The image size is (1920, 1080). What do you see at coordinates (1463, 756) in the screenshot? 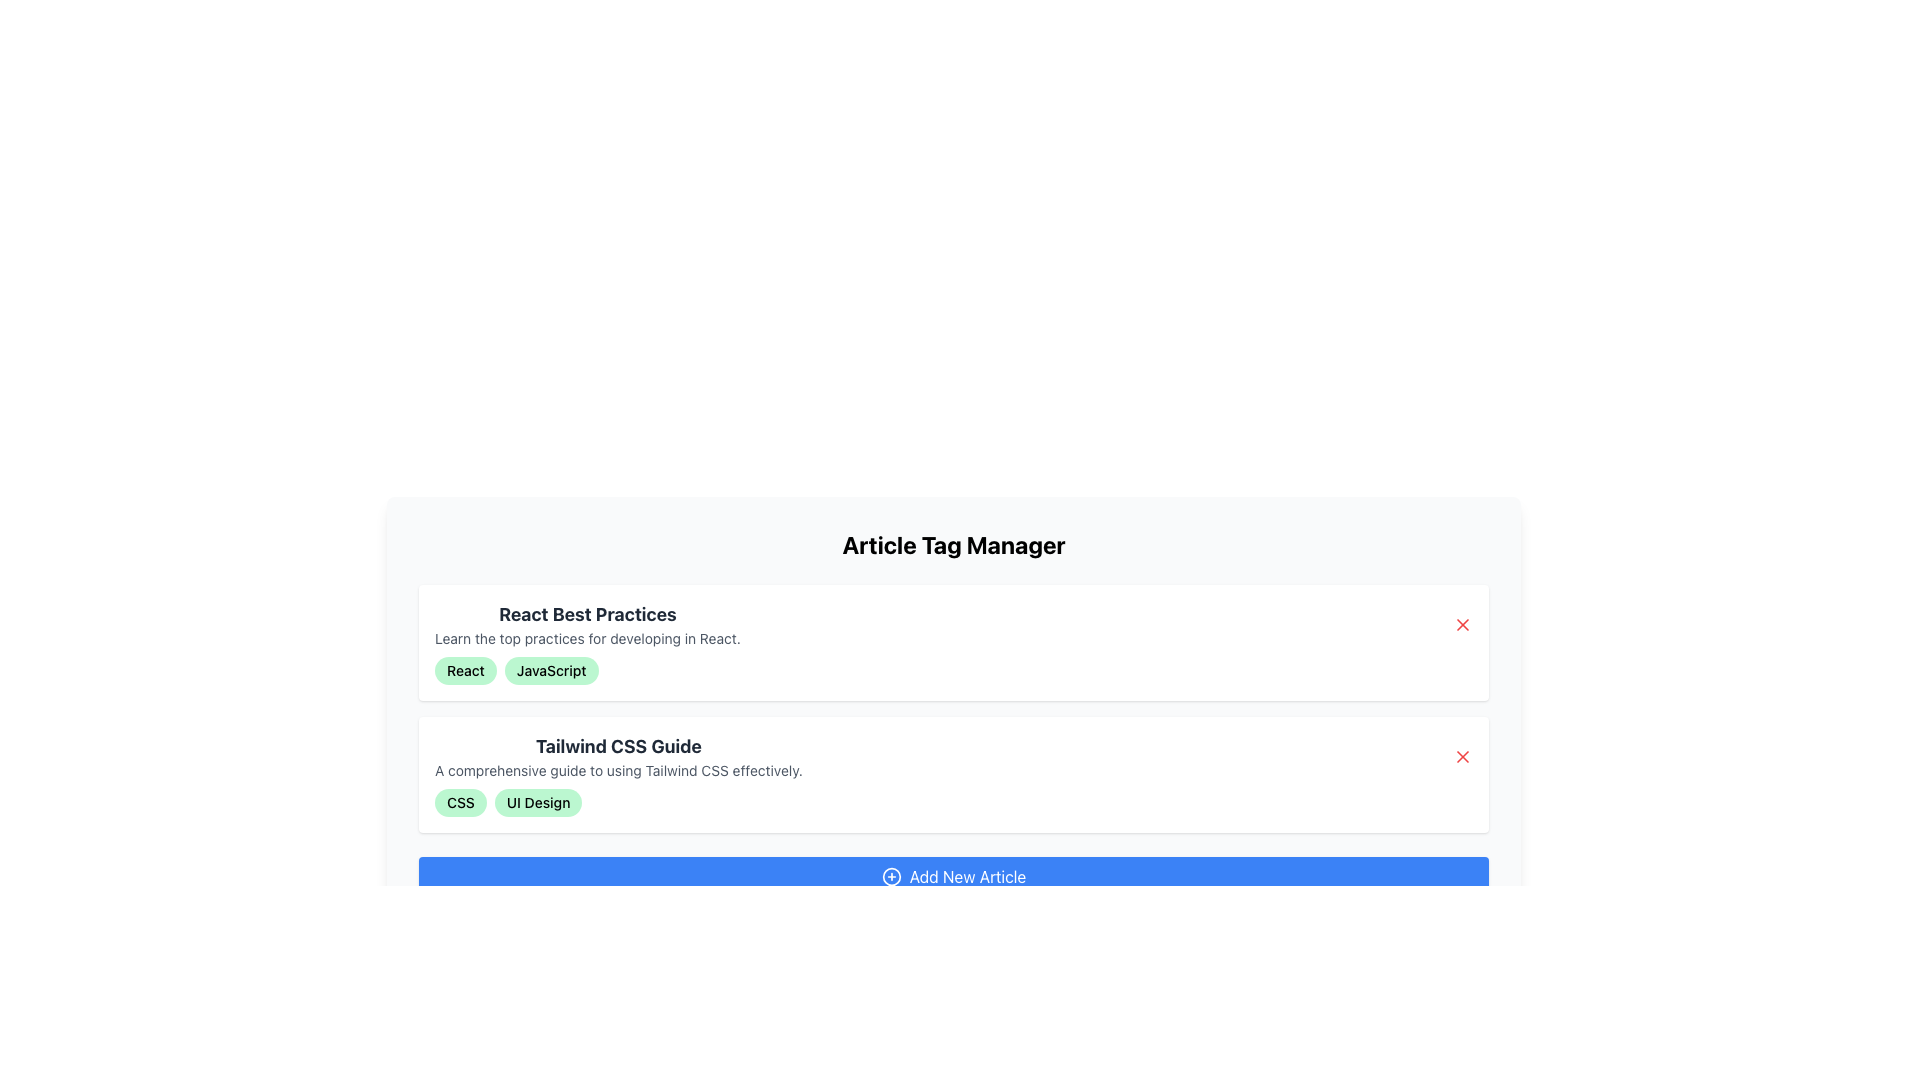
I see `the red 'X' icon button located on the right side of the second row, adjacent to the article metadata and tags` at bounding box center [1463, 756].